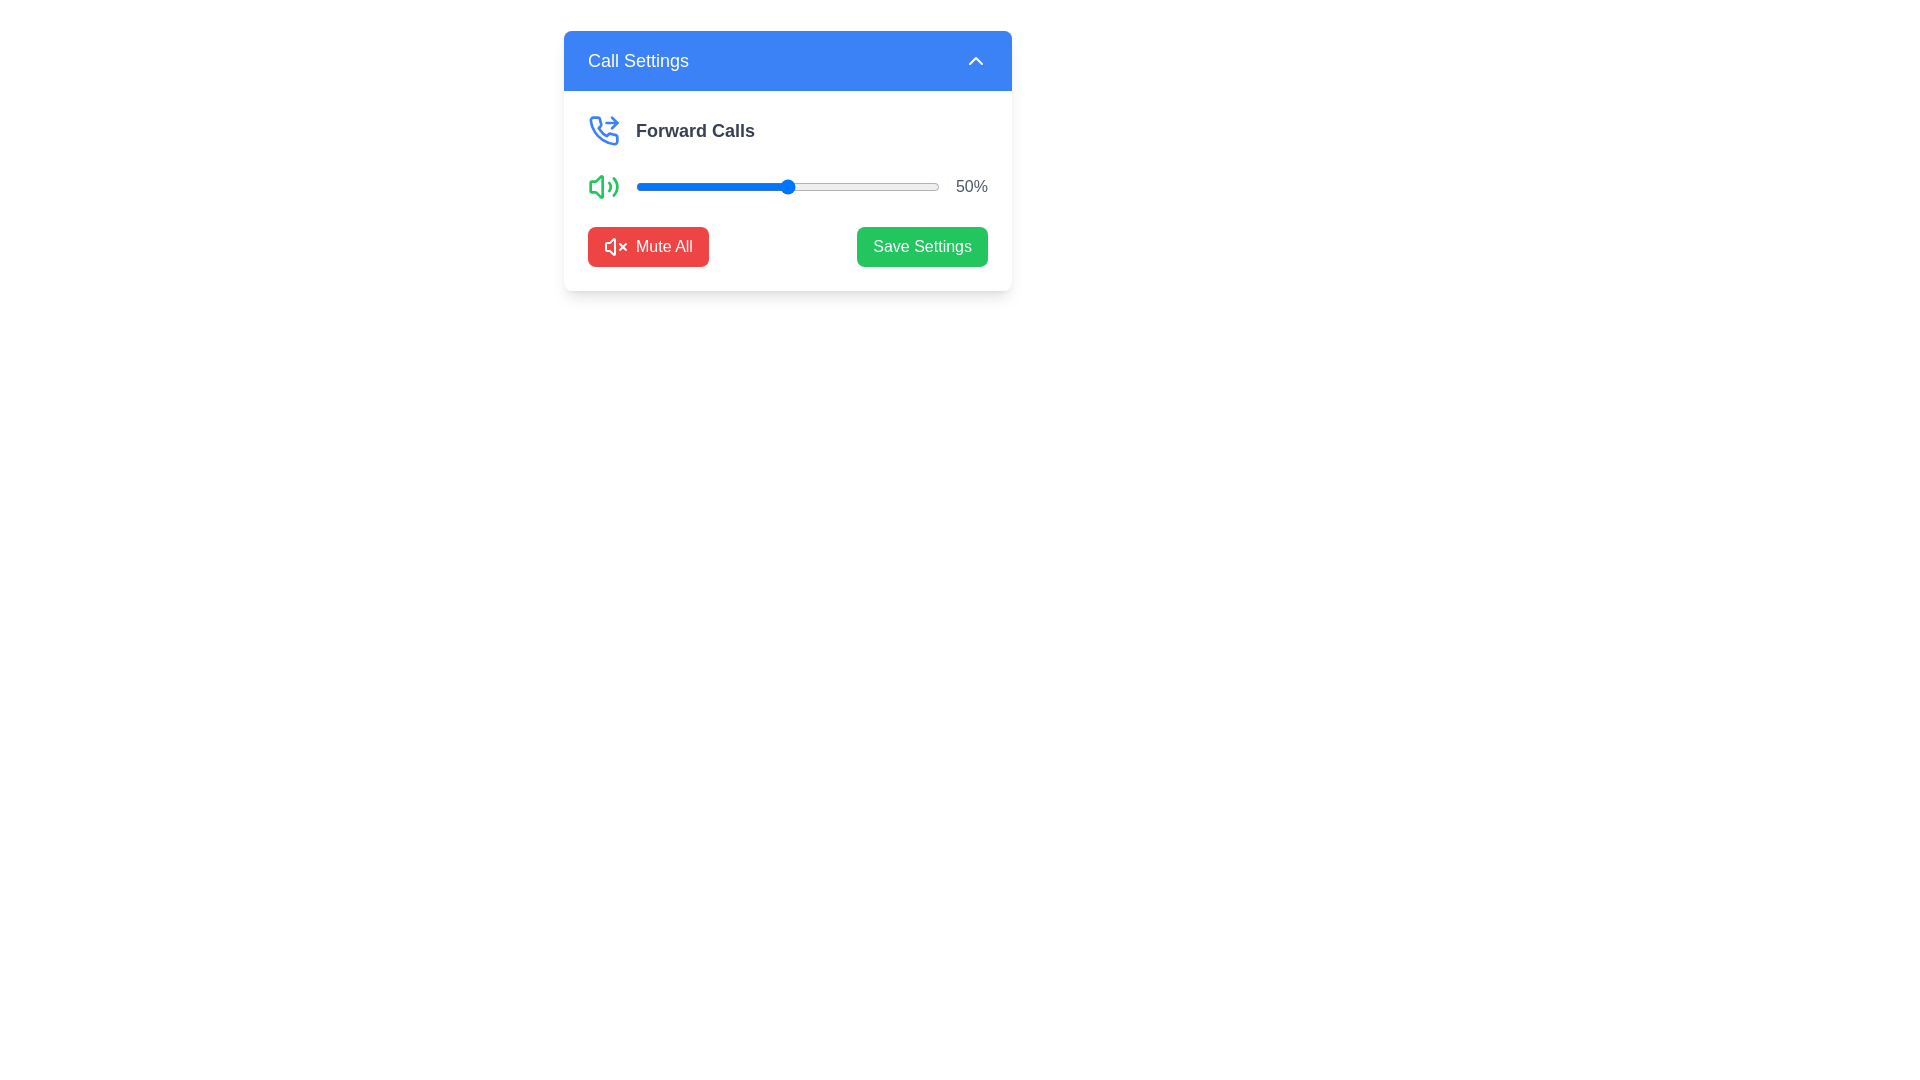 The image size is (1920, 1080). I want to click on the slider, so click(883, 186).